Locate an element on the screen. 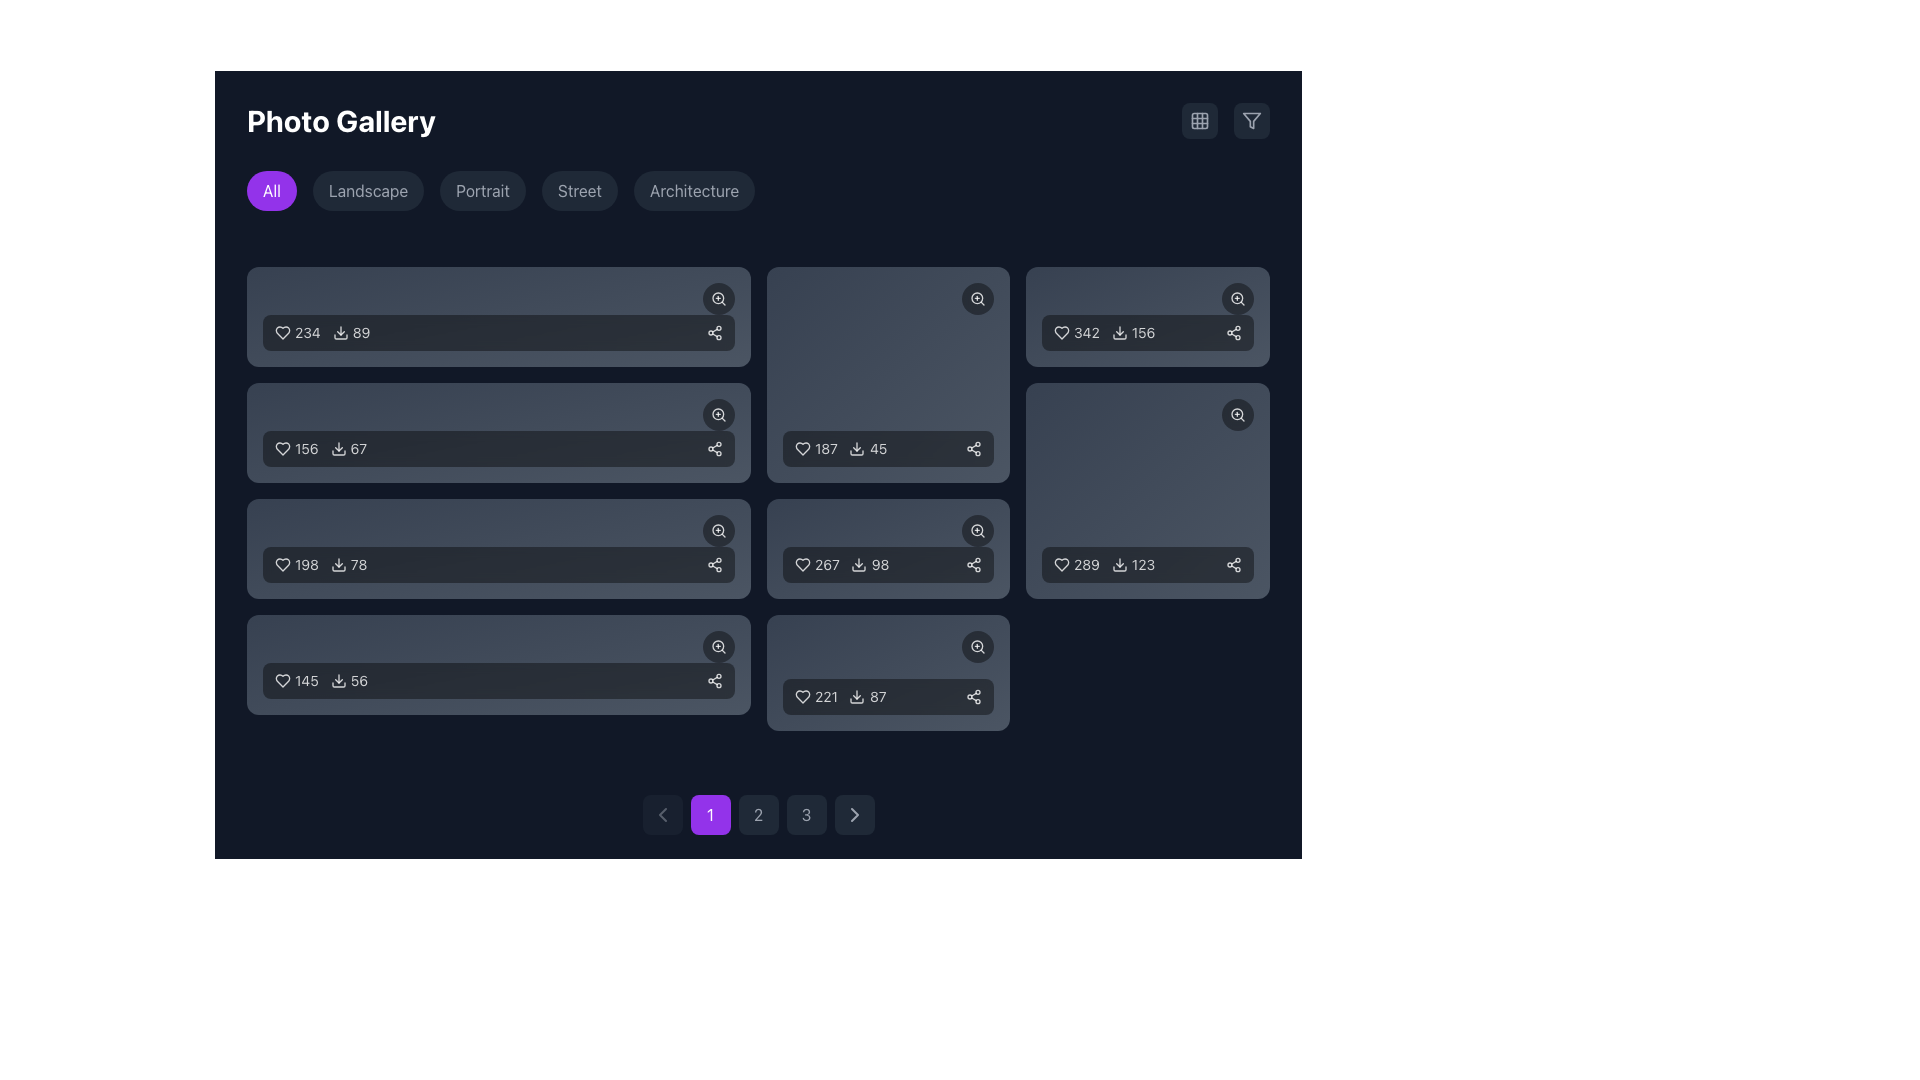 This screenshot has height=1080, width=1920. the filter button located in the upper-right corner of the interface is located at coordinates (1251, 120).